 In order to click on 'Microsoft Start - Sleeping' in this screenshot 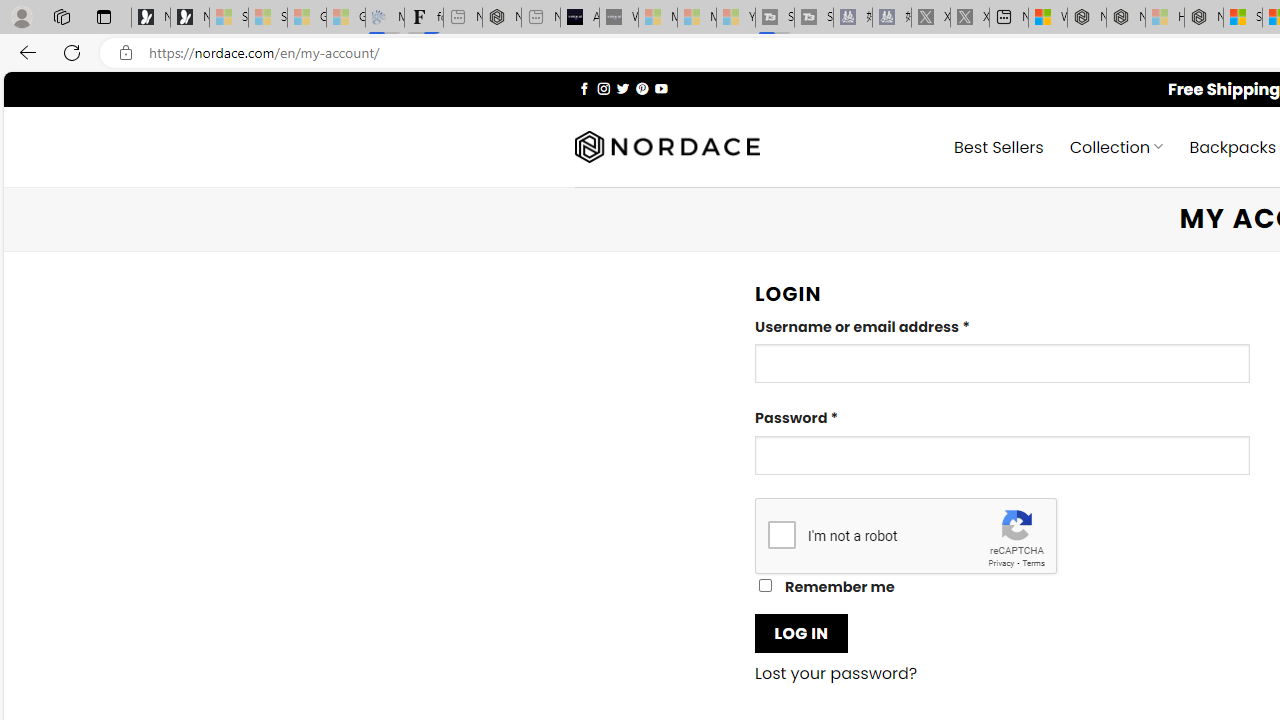, I will do `click(696, 17)`.